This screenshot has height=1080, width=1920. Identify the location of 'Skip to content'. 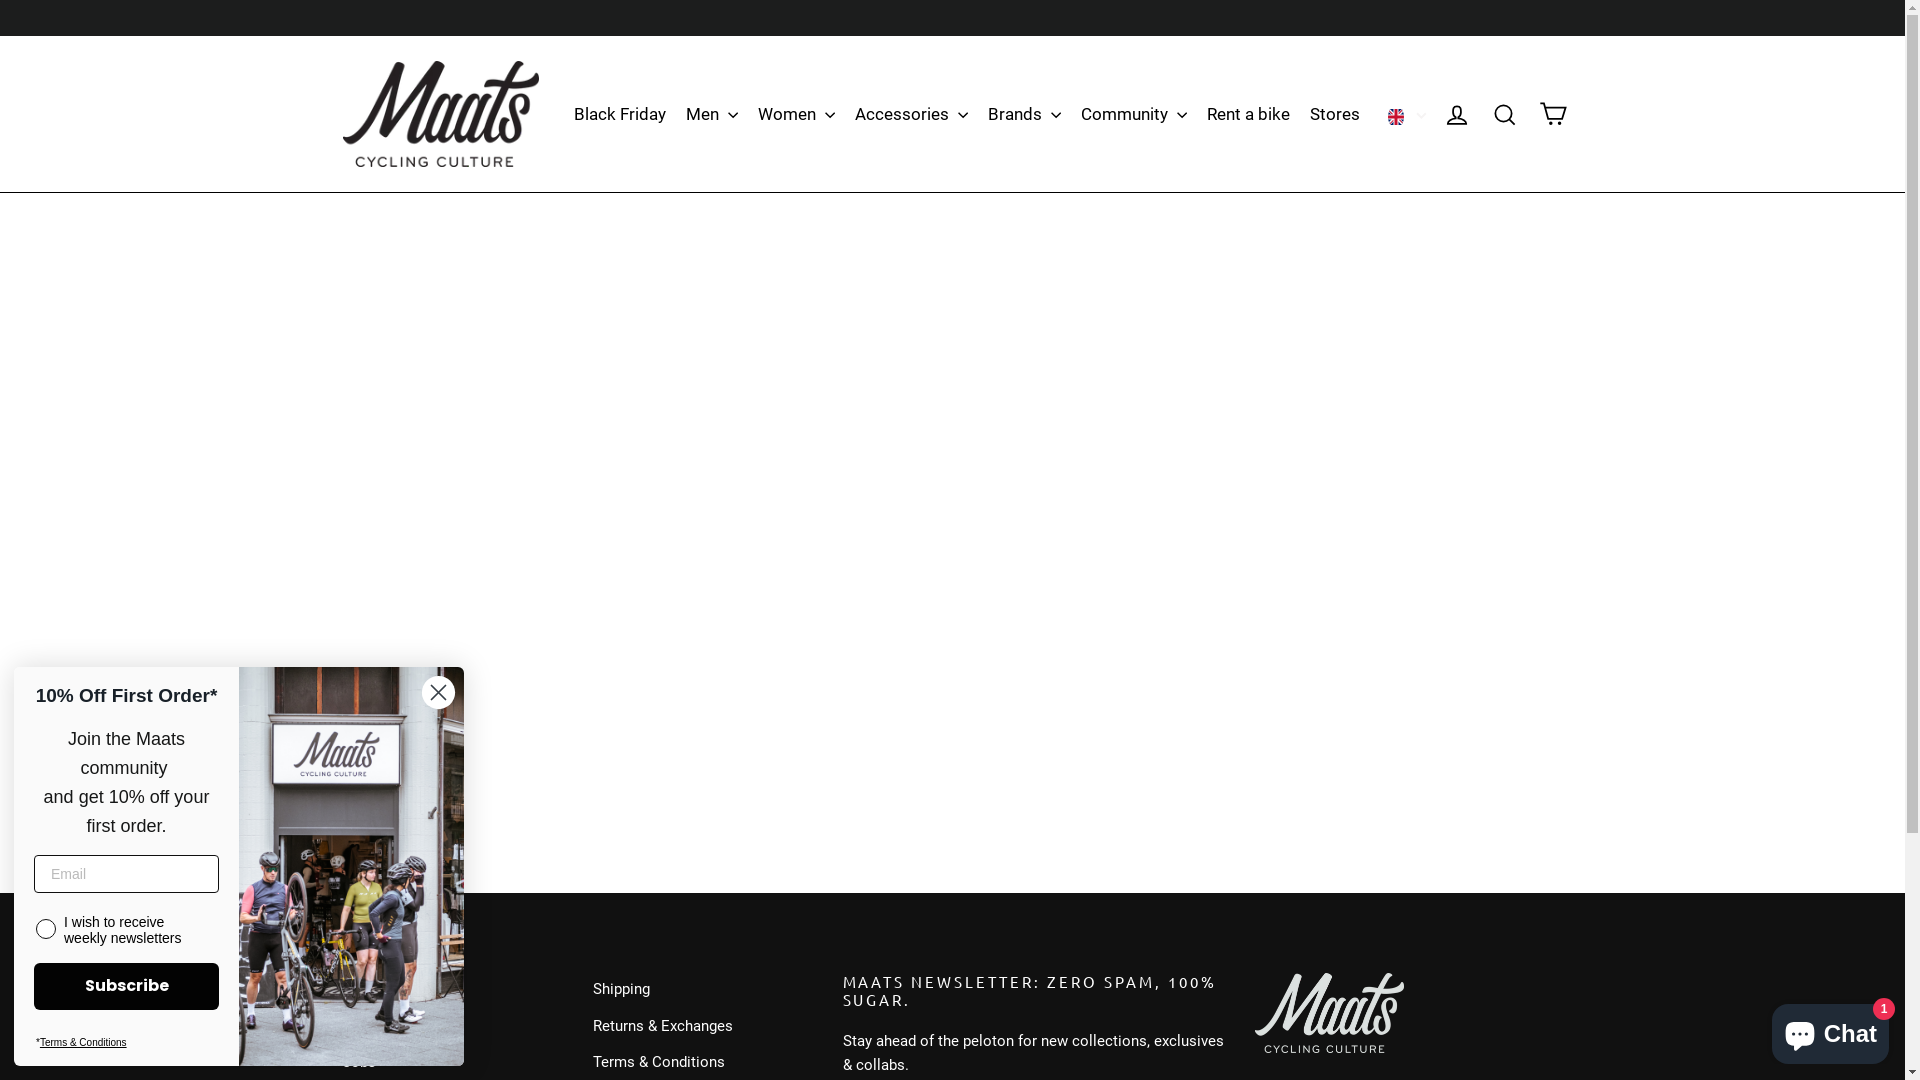
(0, 0).